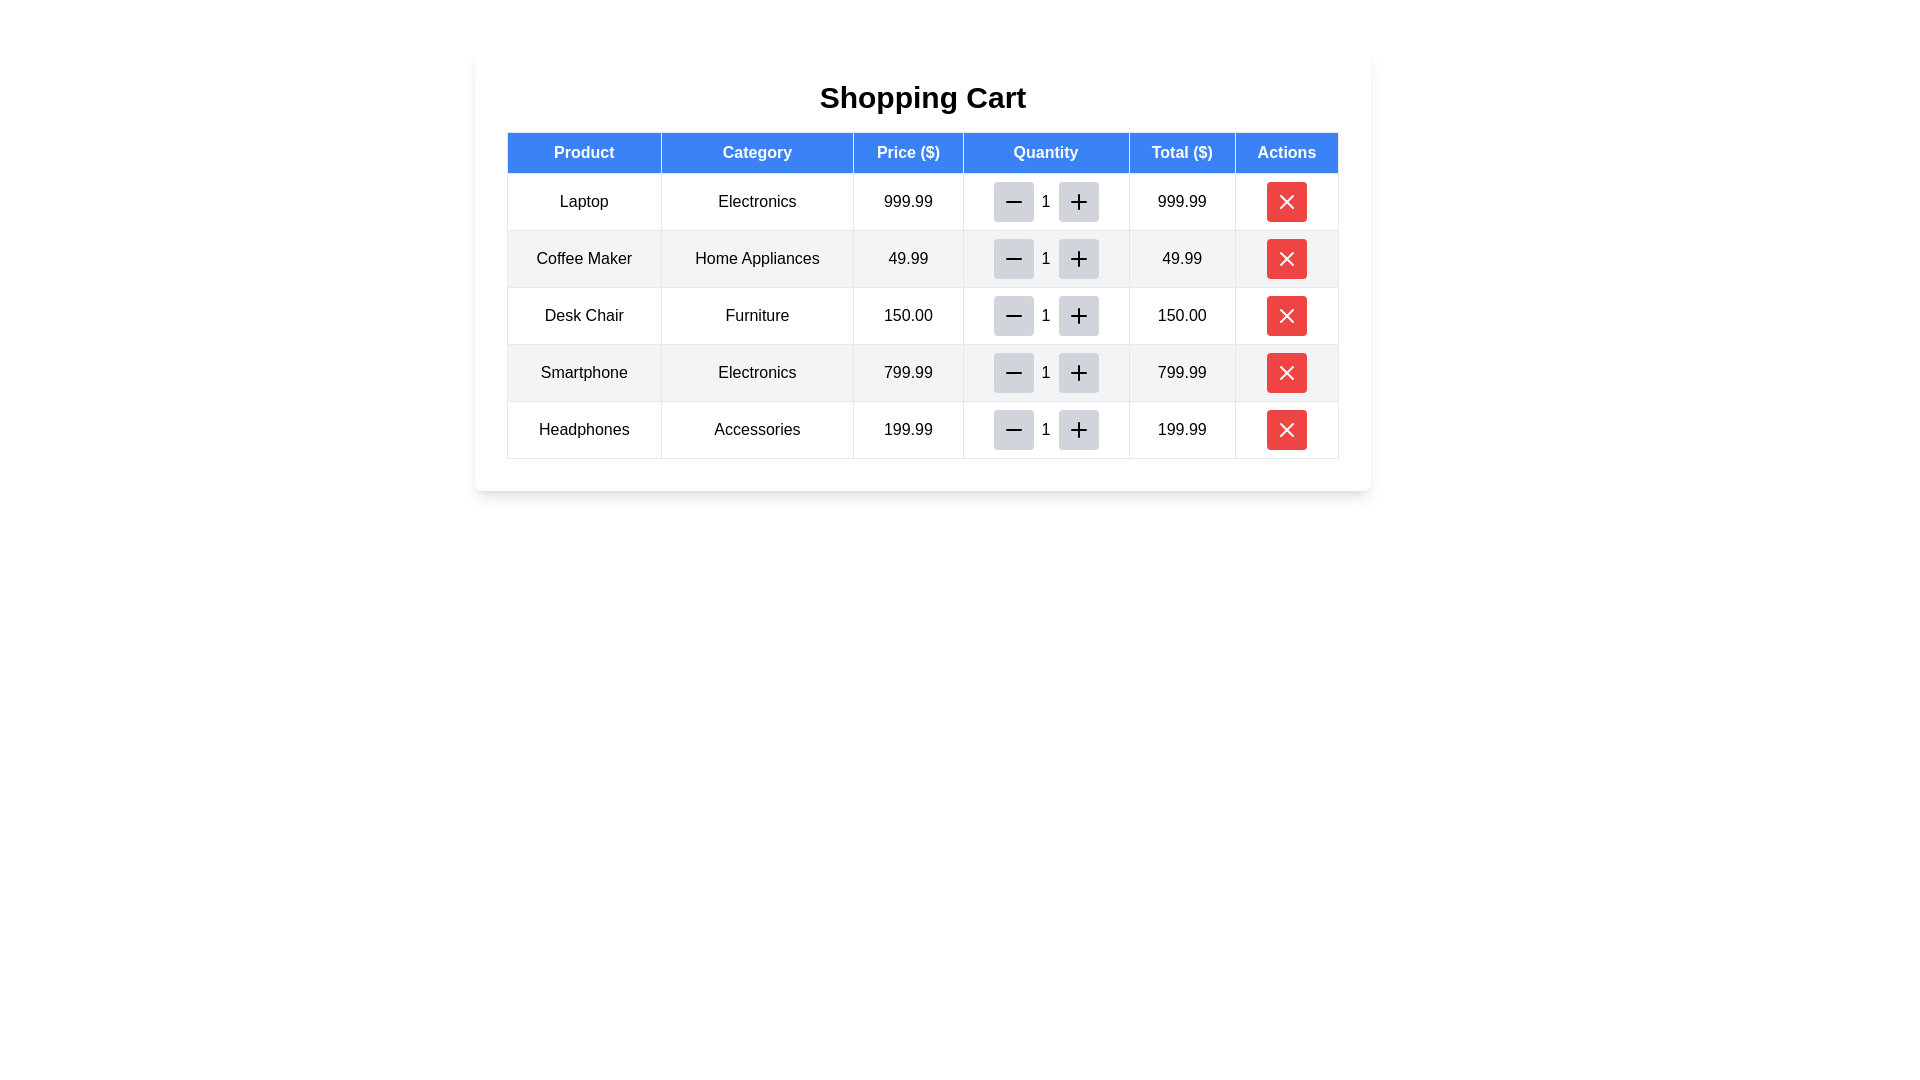  I want to click on the plus button in the third row of the shopping cart table, so click(1077, 315).